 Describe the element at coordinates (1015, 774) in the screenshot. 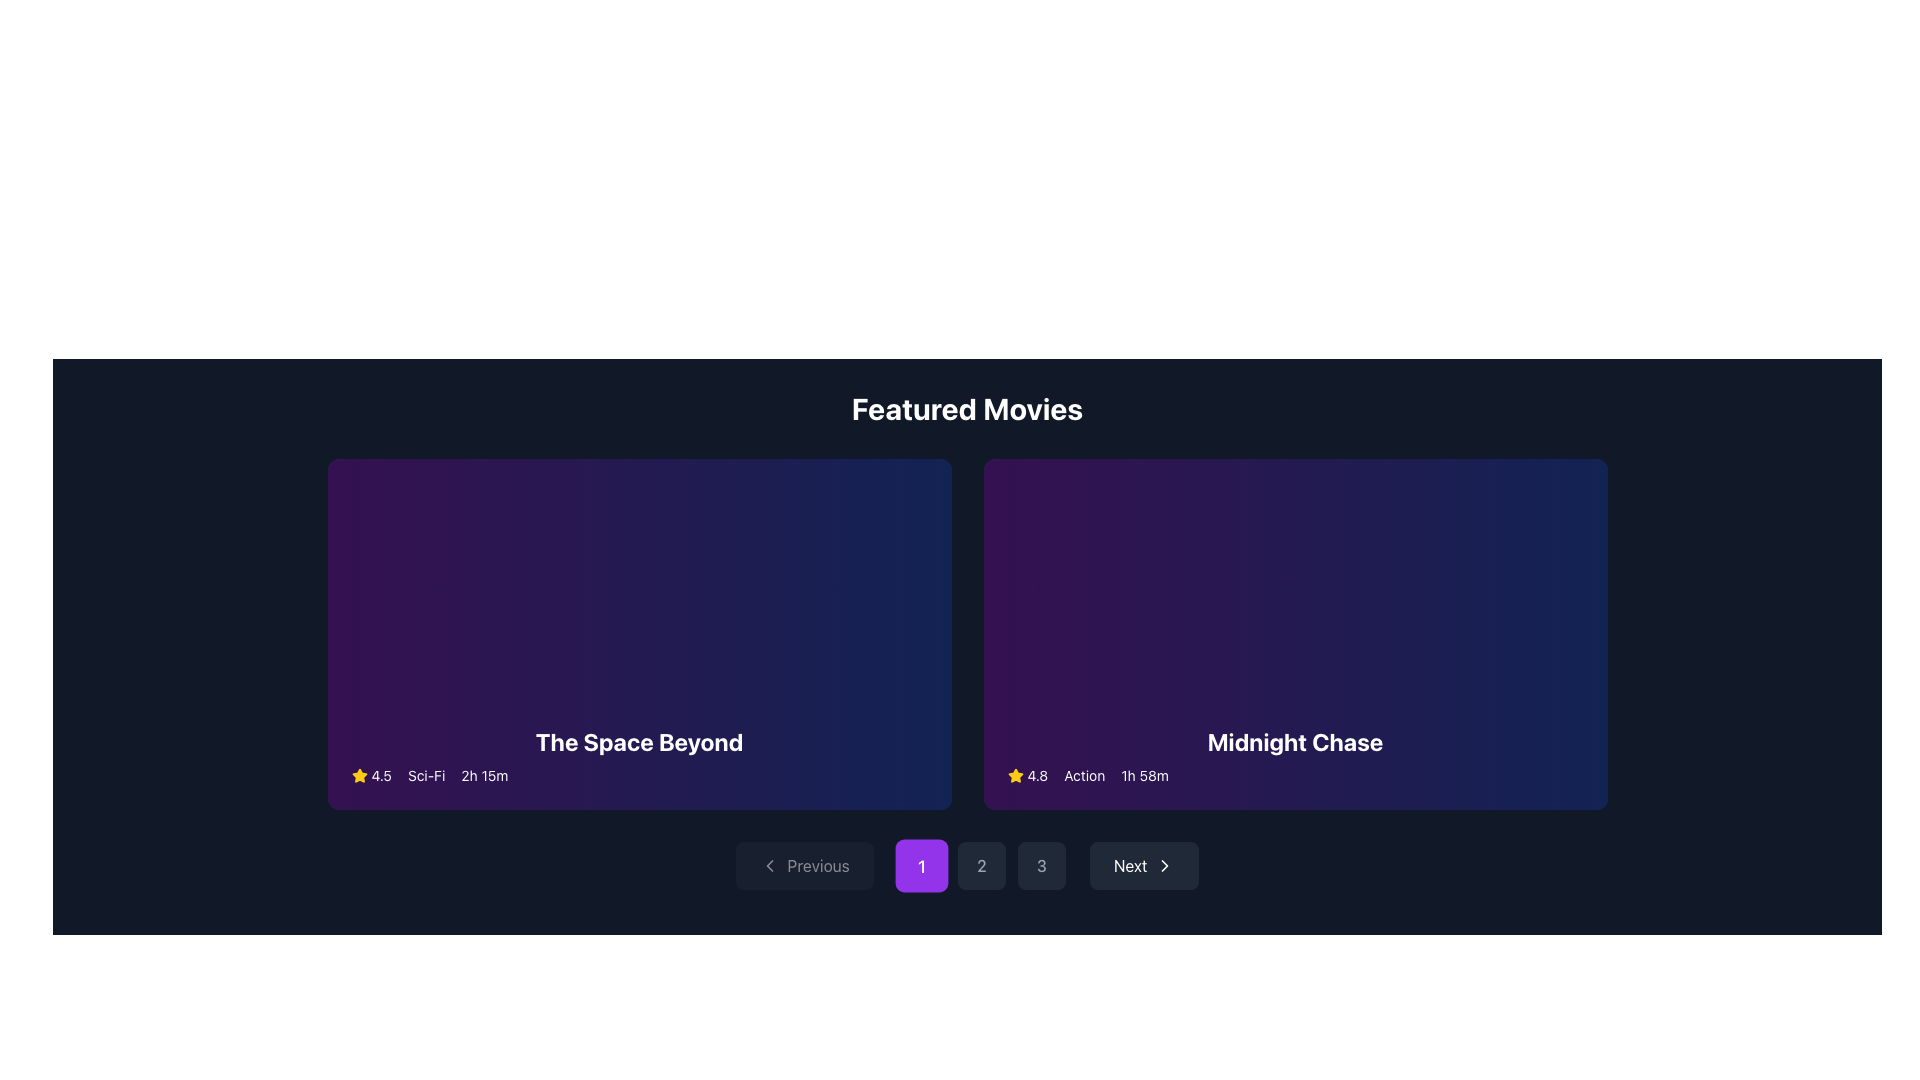

I see `the star-shaped rating icon with a yellow foreground located in the rating section of the 'Midnight Chase' card` at that location.